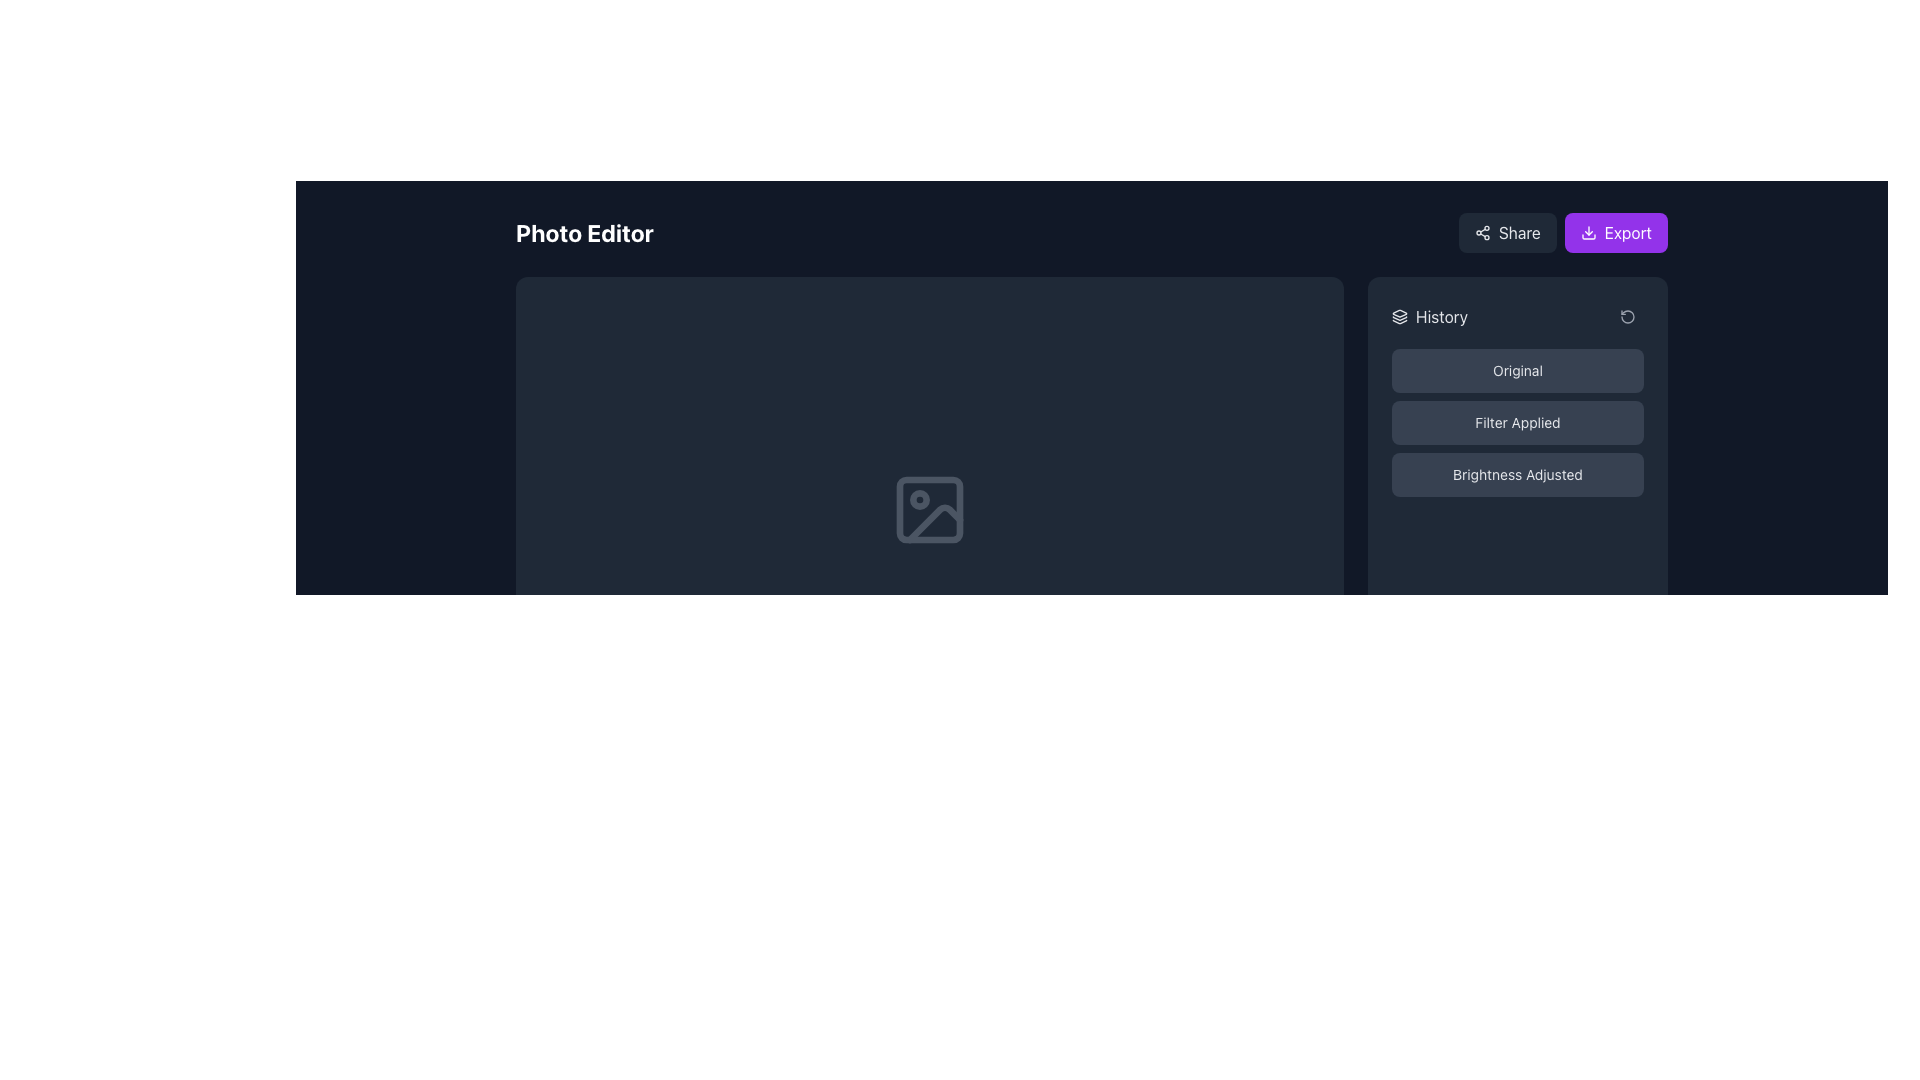  Describe the element at coordinates (1627, 315) in the screenshot. I see `the reset icon represented by a counter-clockwise circular arrow in the 'History' section` at that location.